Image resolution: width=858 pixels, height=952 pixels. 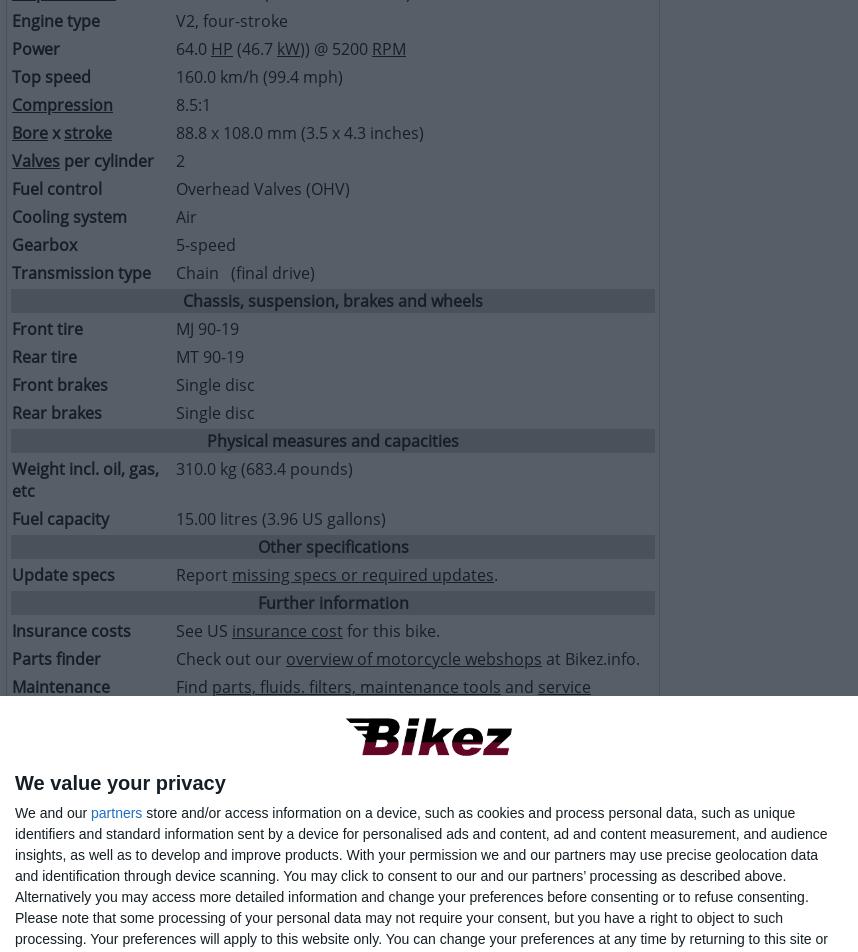 What do you see at coordinates (175, 737) in the screenshot?
I see `'Join the'` at bounding box center [175, 737].